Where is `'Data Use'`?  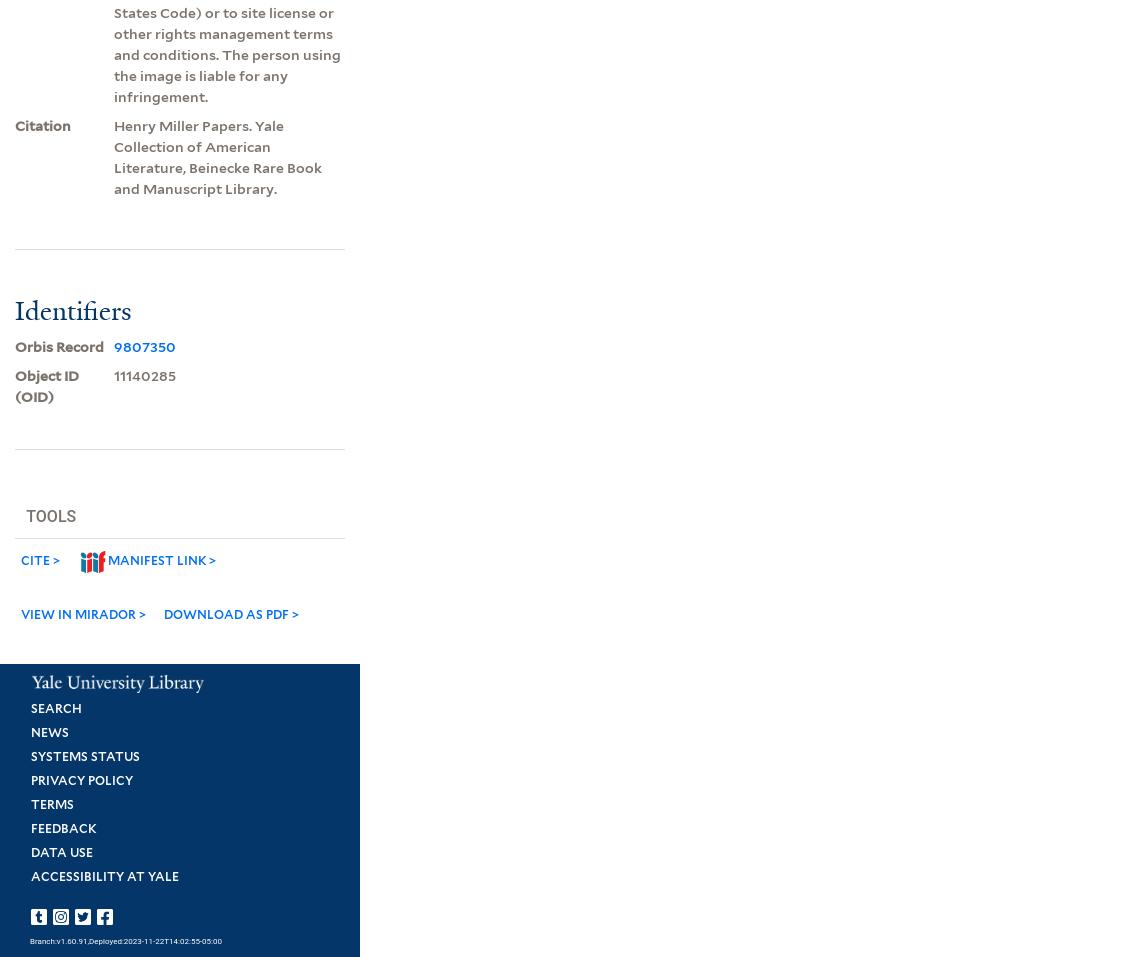 'Data Use' is located at coordinates (60, 850).